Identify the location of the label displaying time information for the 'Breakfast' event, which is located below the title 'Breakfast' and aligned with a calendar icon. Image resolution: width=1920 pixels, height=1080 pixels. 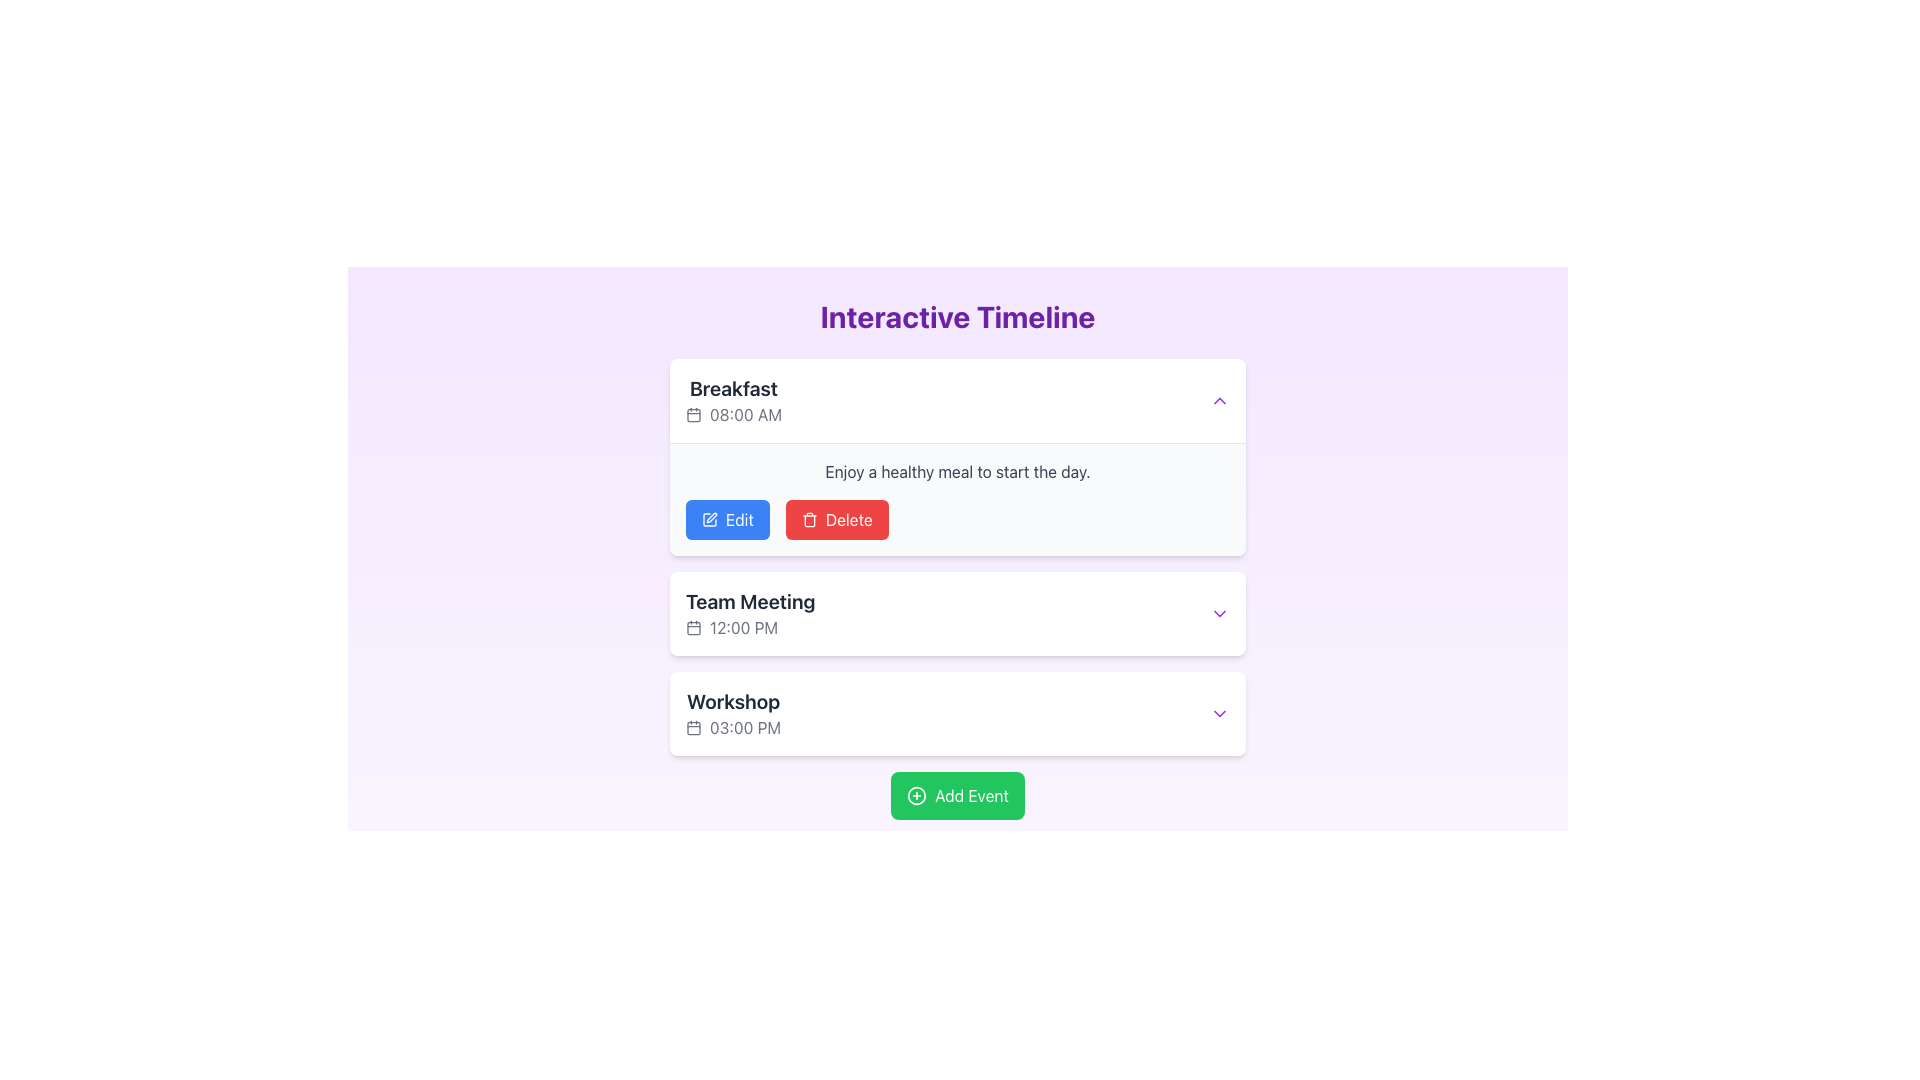
(733, 414).